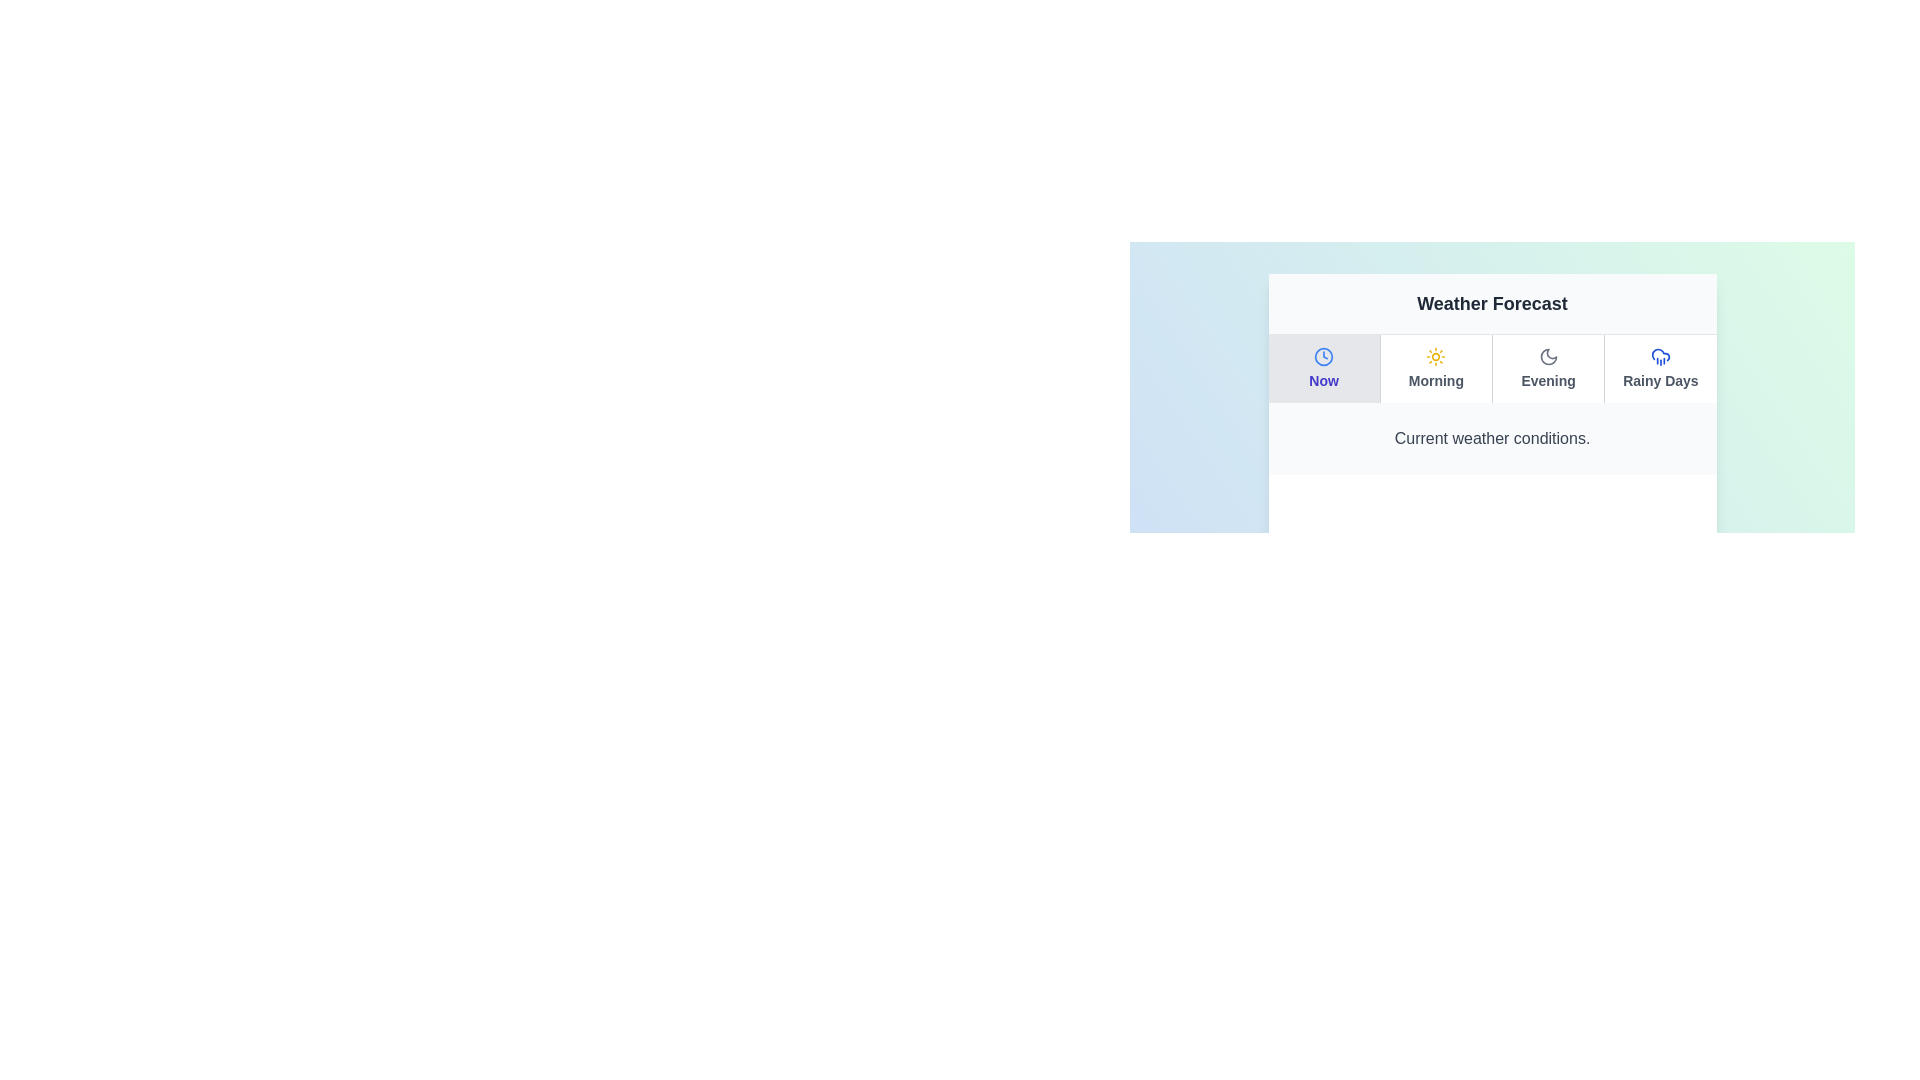 Image resolution: width=1920 pixels, height=1080 pixels. What do you see at coordinates (1324, 369) in the screenshot?
I see `the 'Now' button located below the clock icon in the top navigation bar` at bounding box center [1324, 369].